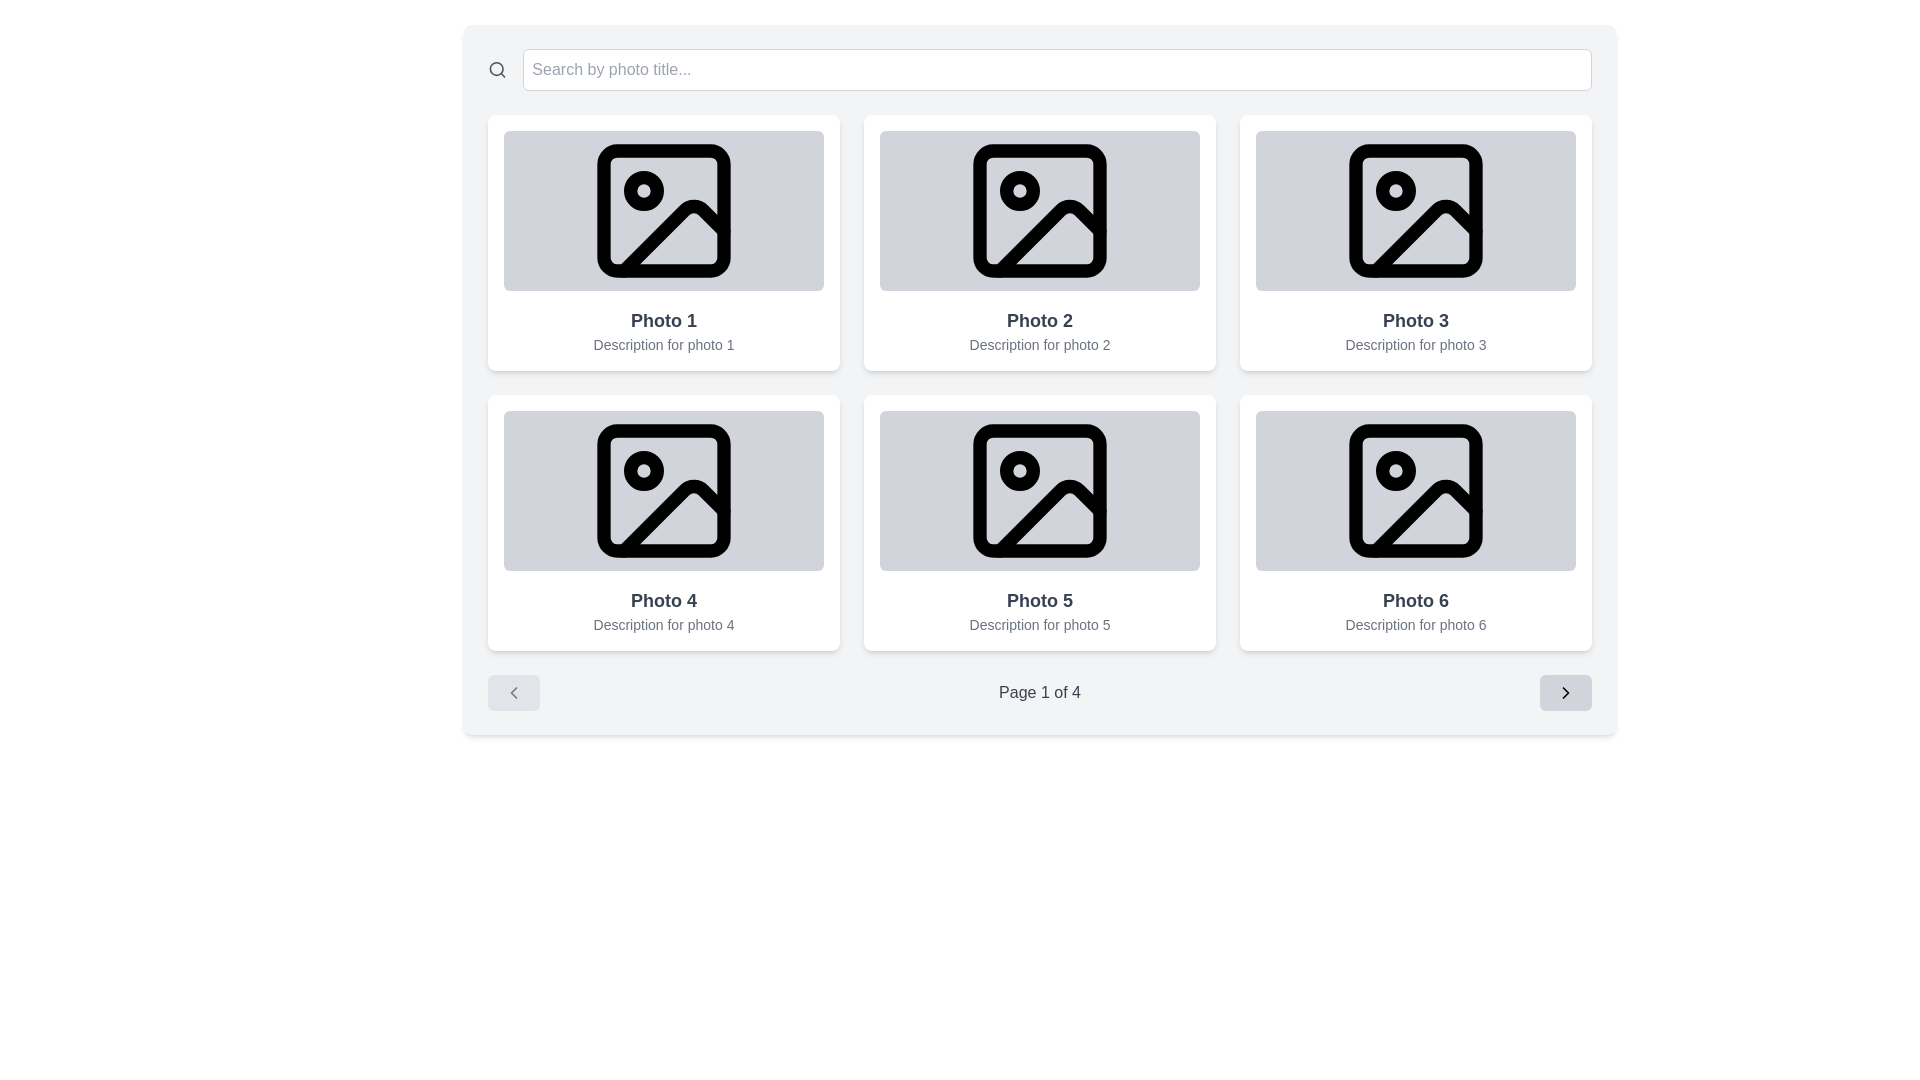 The width and height of the screenshot is (1920, 1080). I want to click on the text label providing a description for 'Photo 4', located in the second row, first column of the grid layout, directly below the heading 'Photo 4', so click(663, 623).